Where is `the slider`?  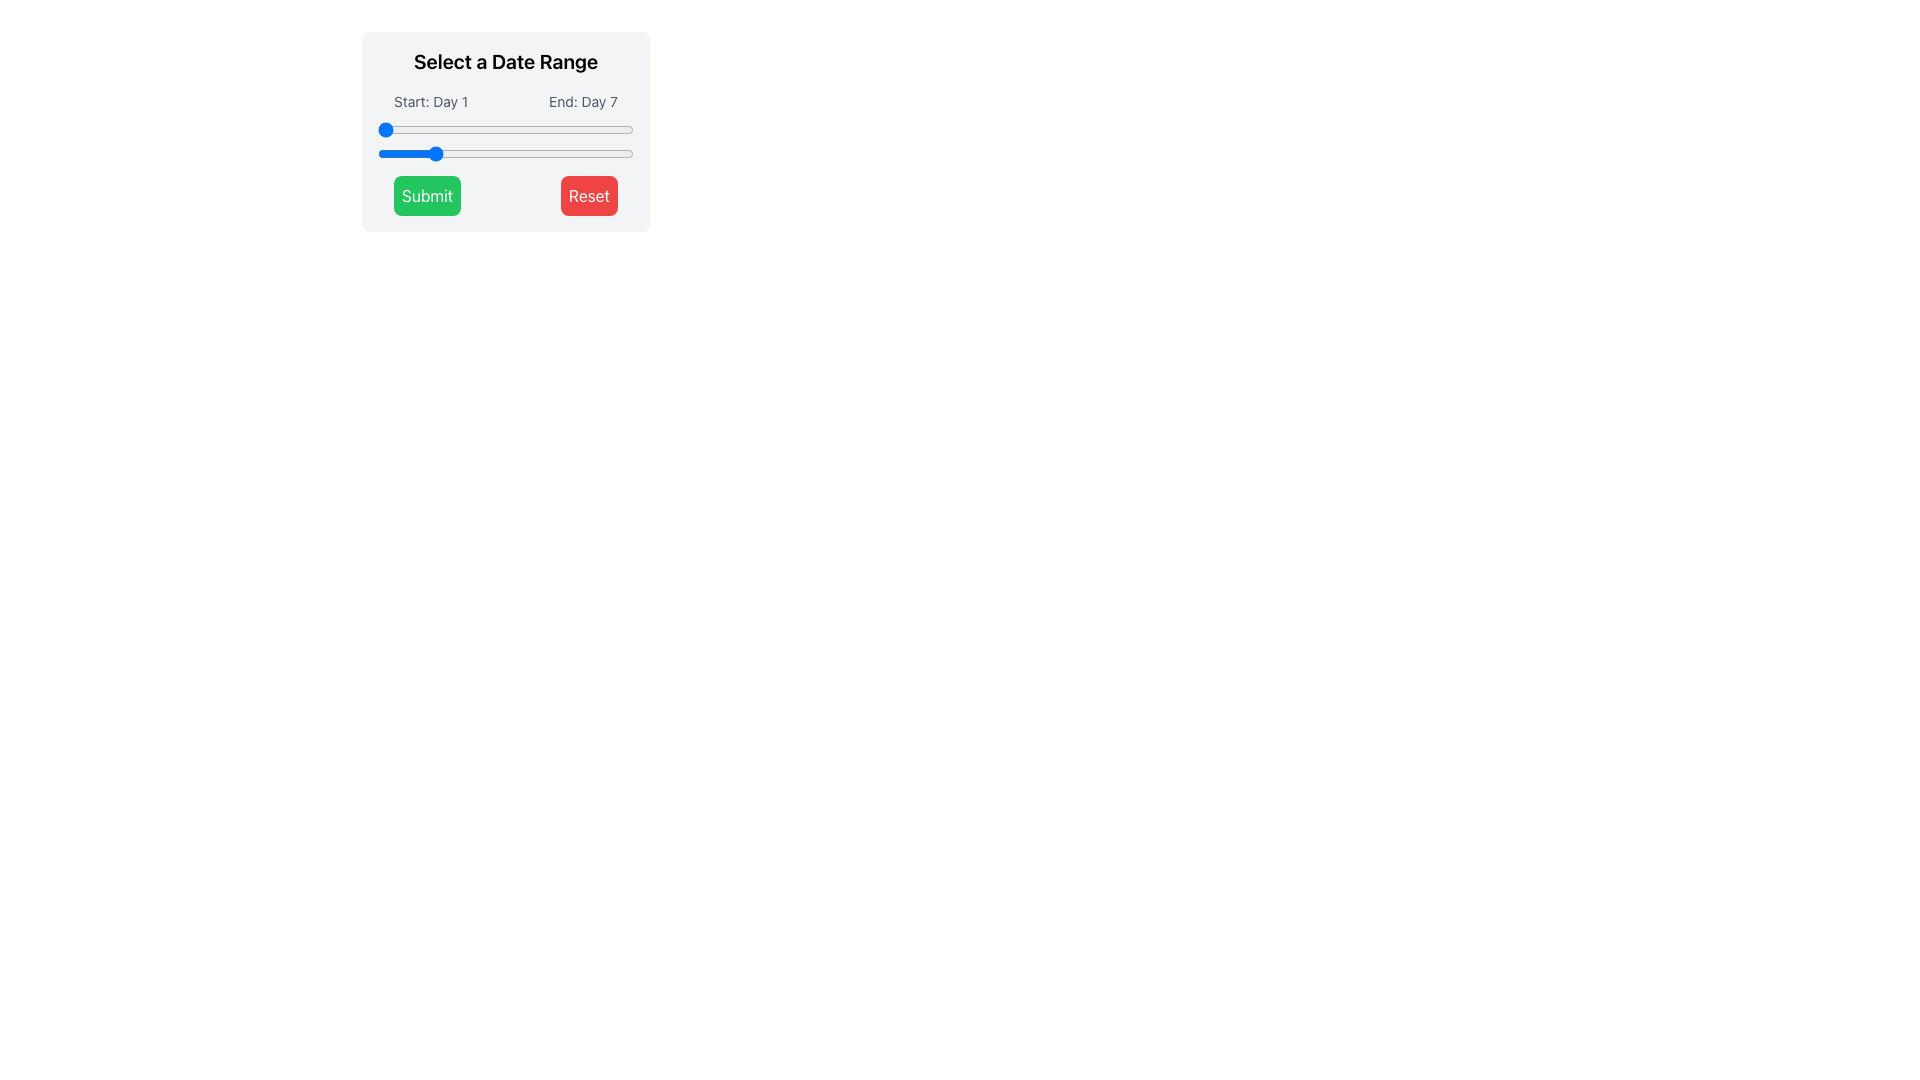 the slider is located at coordinates (597, 130).